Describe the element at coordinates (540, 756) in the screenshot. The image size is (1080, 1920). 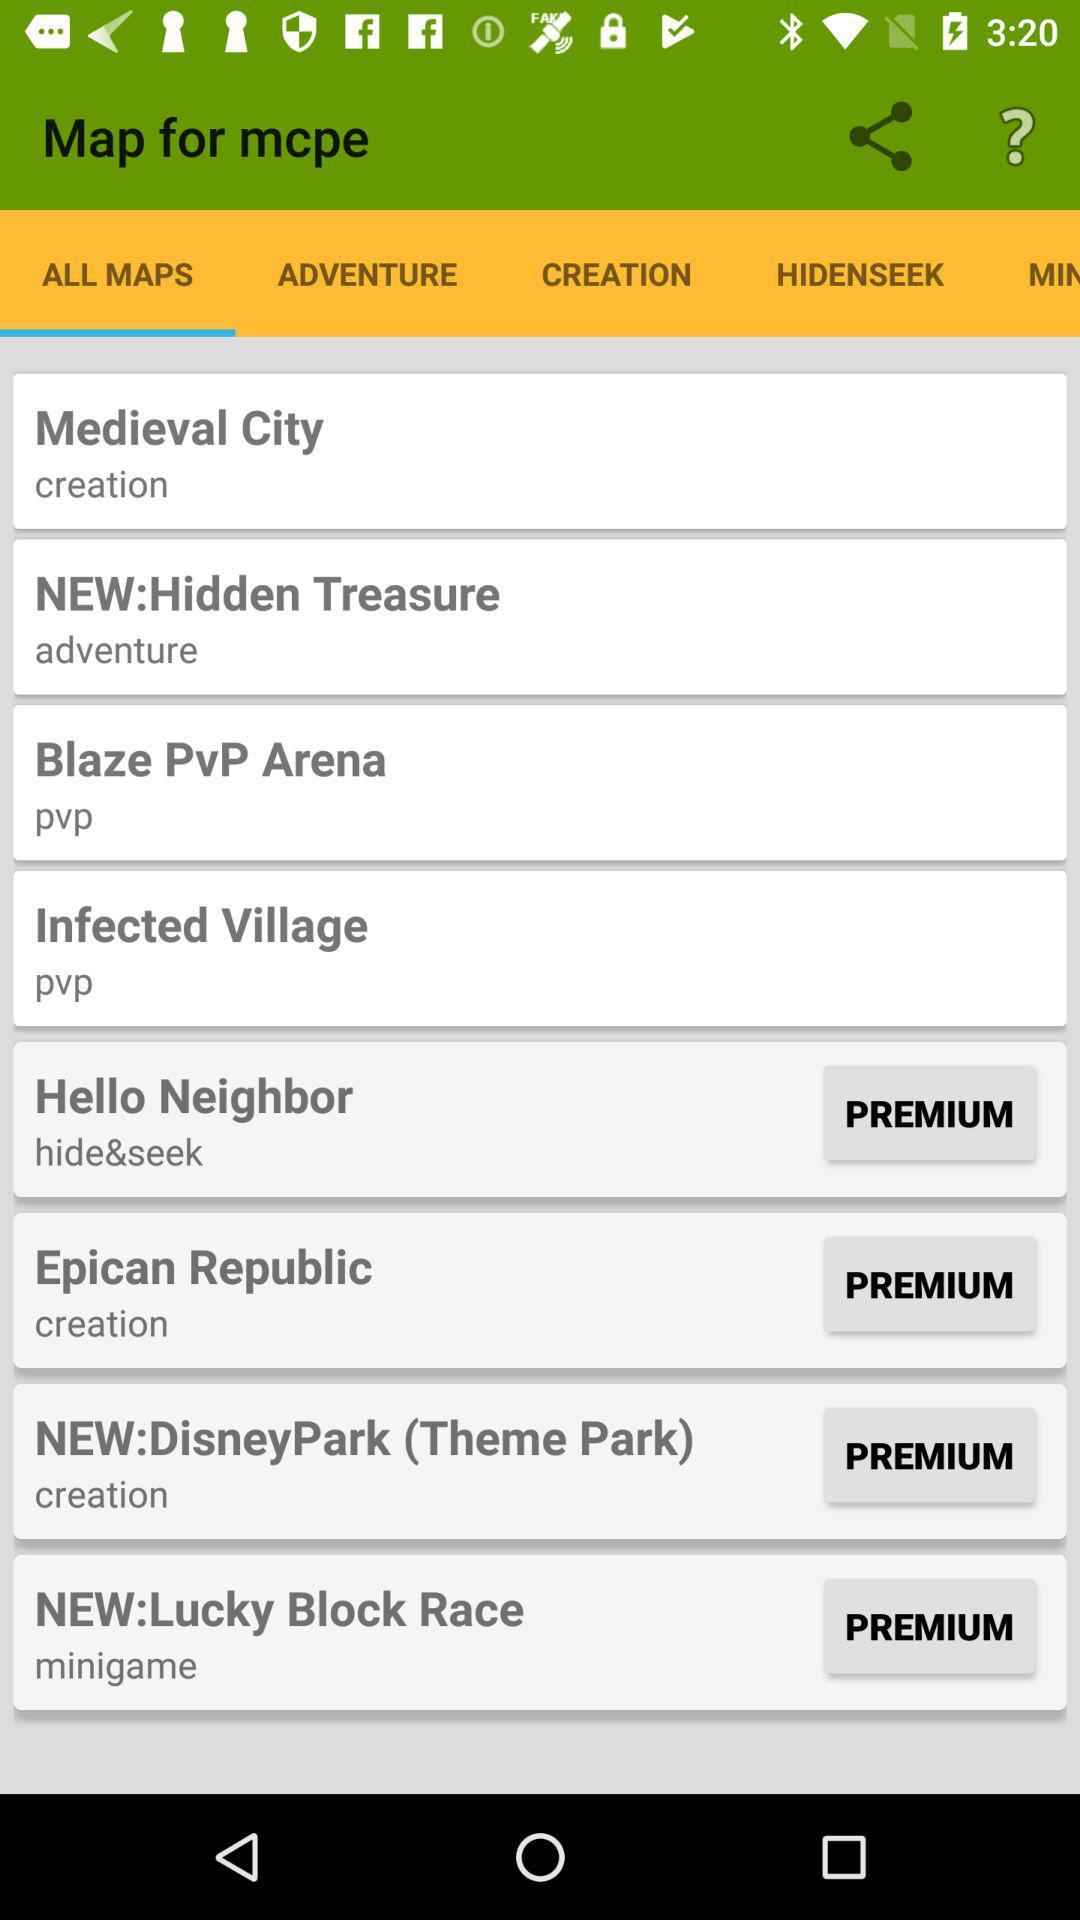
I see `item above pvp` at that location.